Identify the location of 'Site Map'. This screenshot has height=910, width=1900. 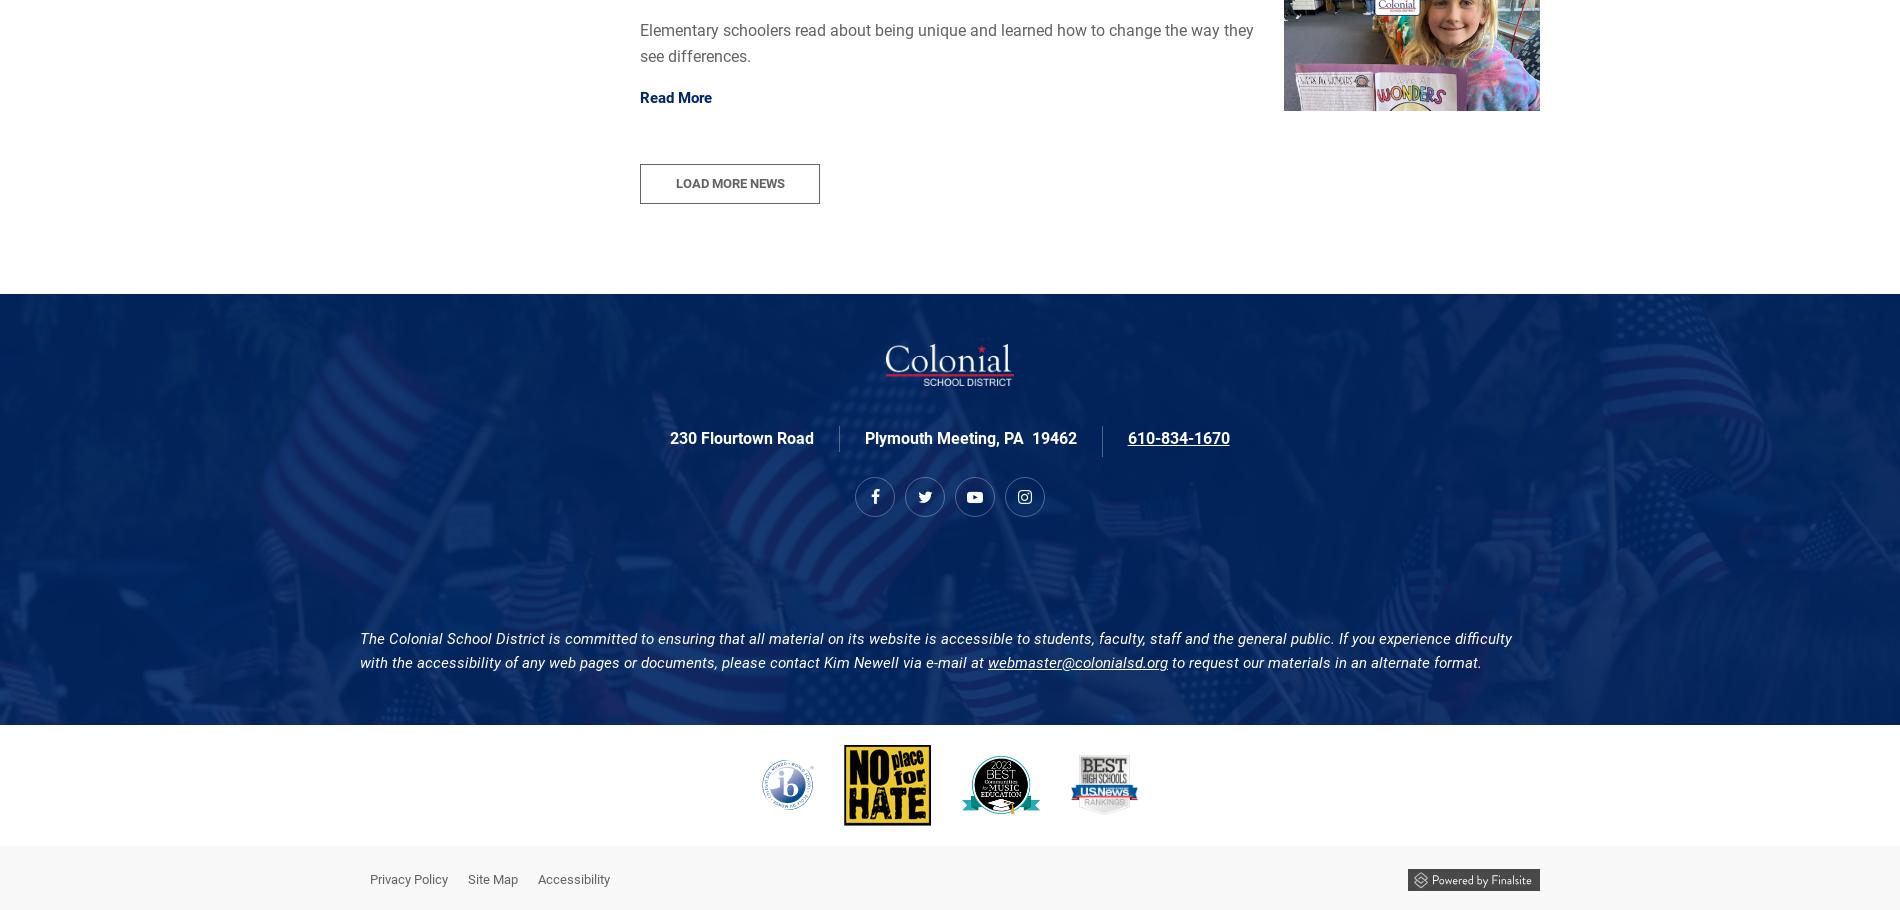
(493, 878).